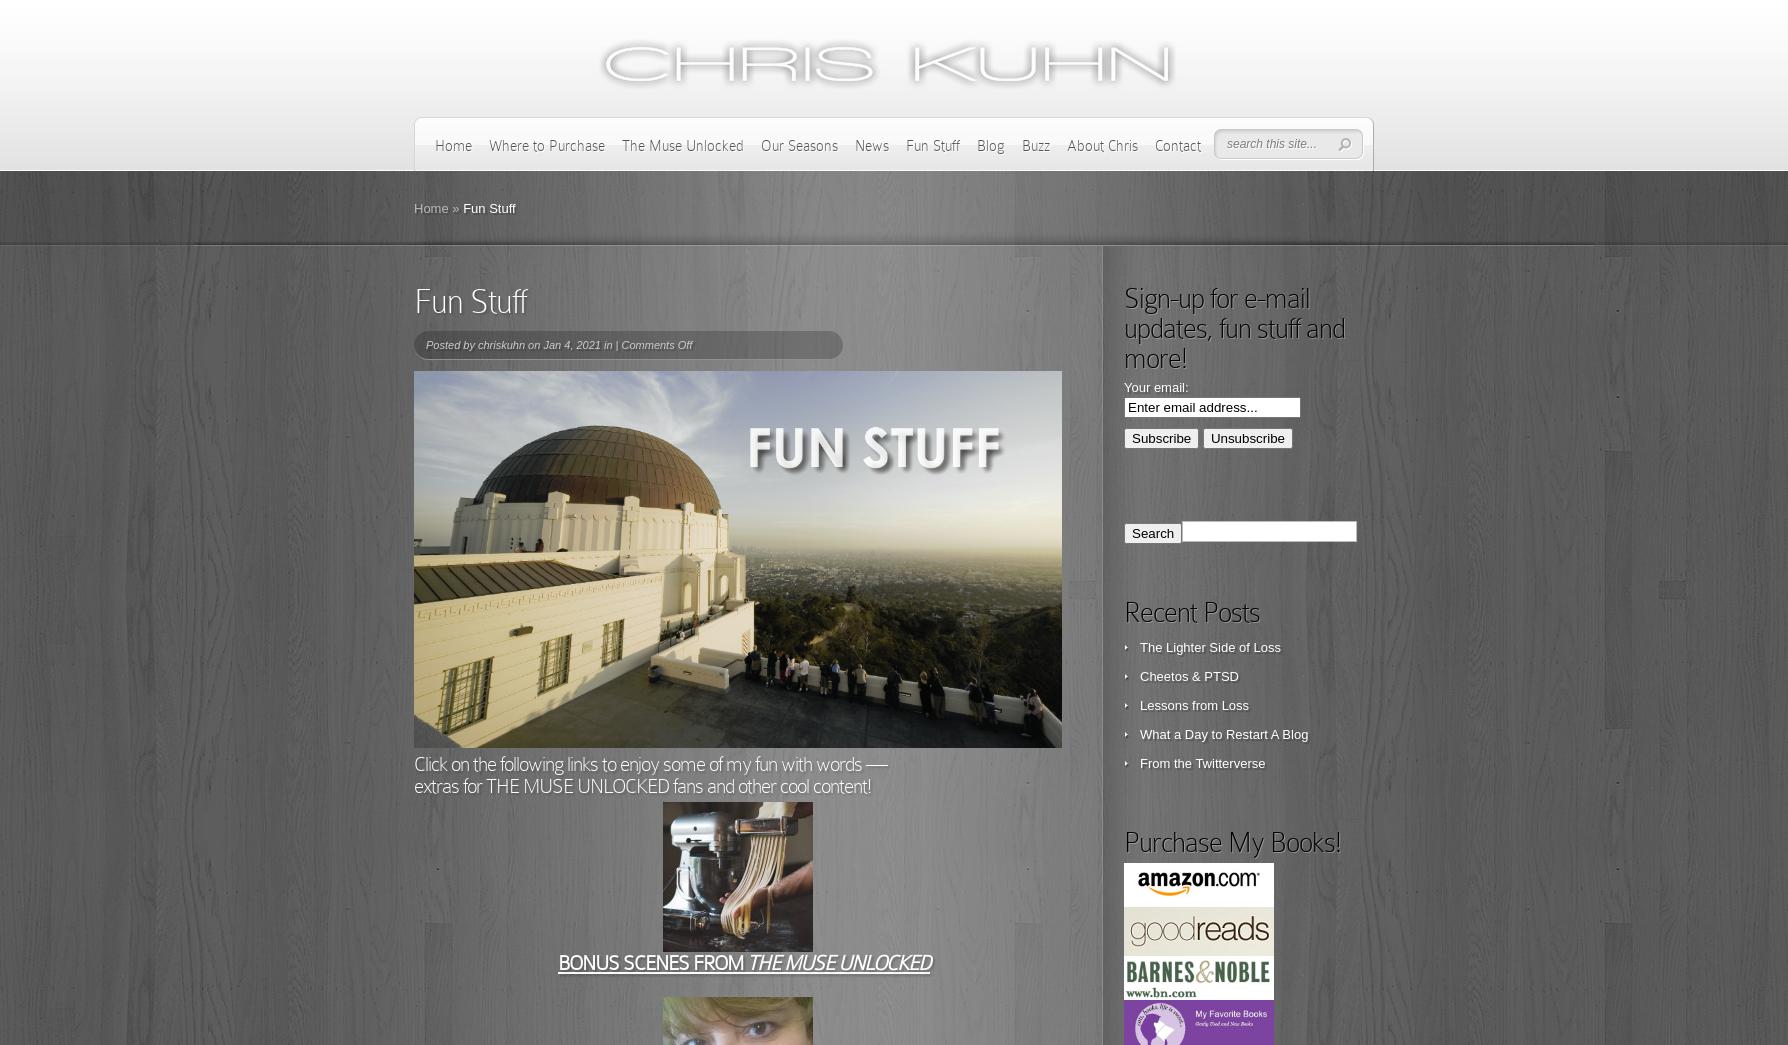 This screenshot has height=1045, width=1788. I want to click on 'News', so click(871, 144).